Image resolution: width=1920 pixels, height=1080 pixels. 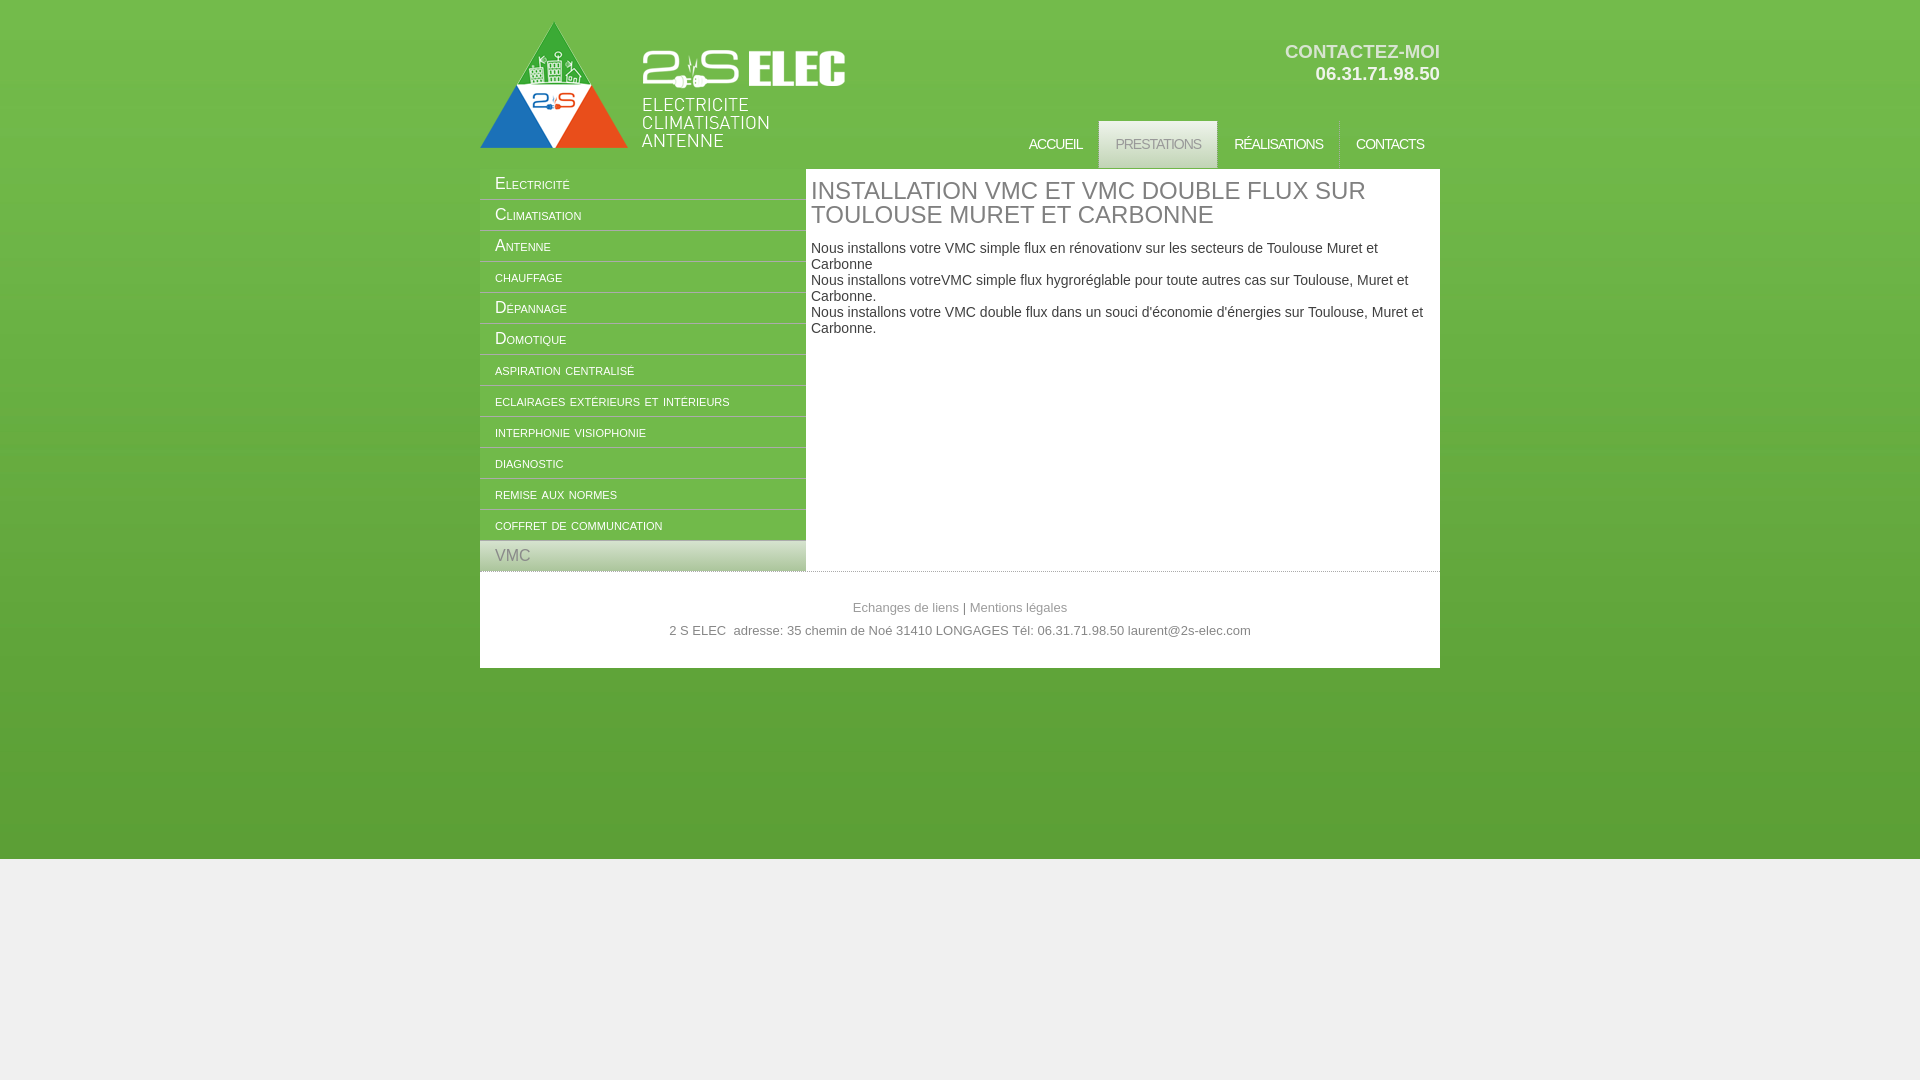 I want to click on 'Domotique', so click(x=643, y=338).